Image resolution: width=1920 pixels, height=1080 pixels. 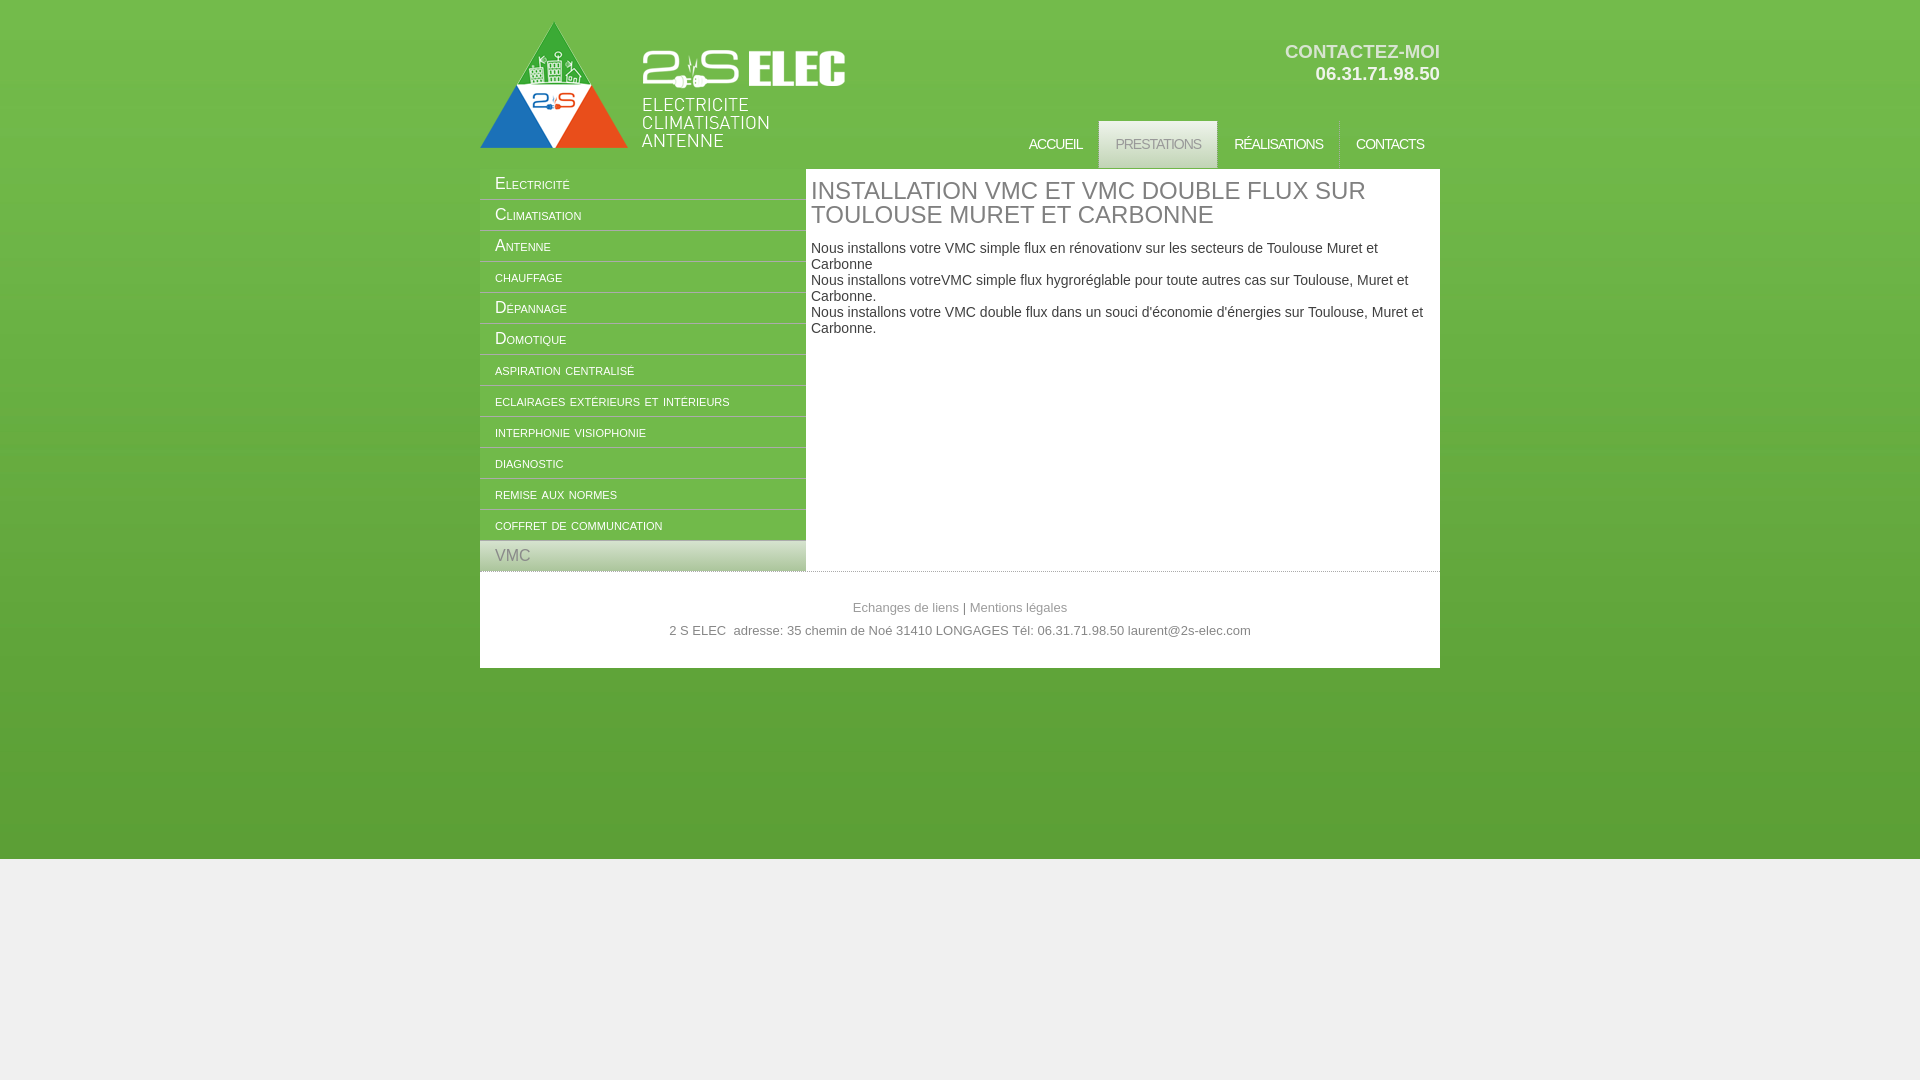 I want to click on 'Domotique', so click(x=643, y=338).